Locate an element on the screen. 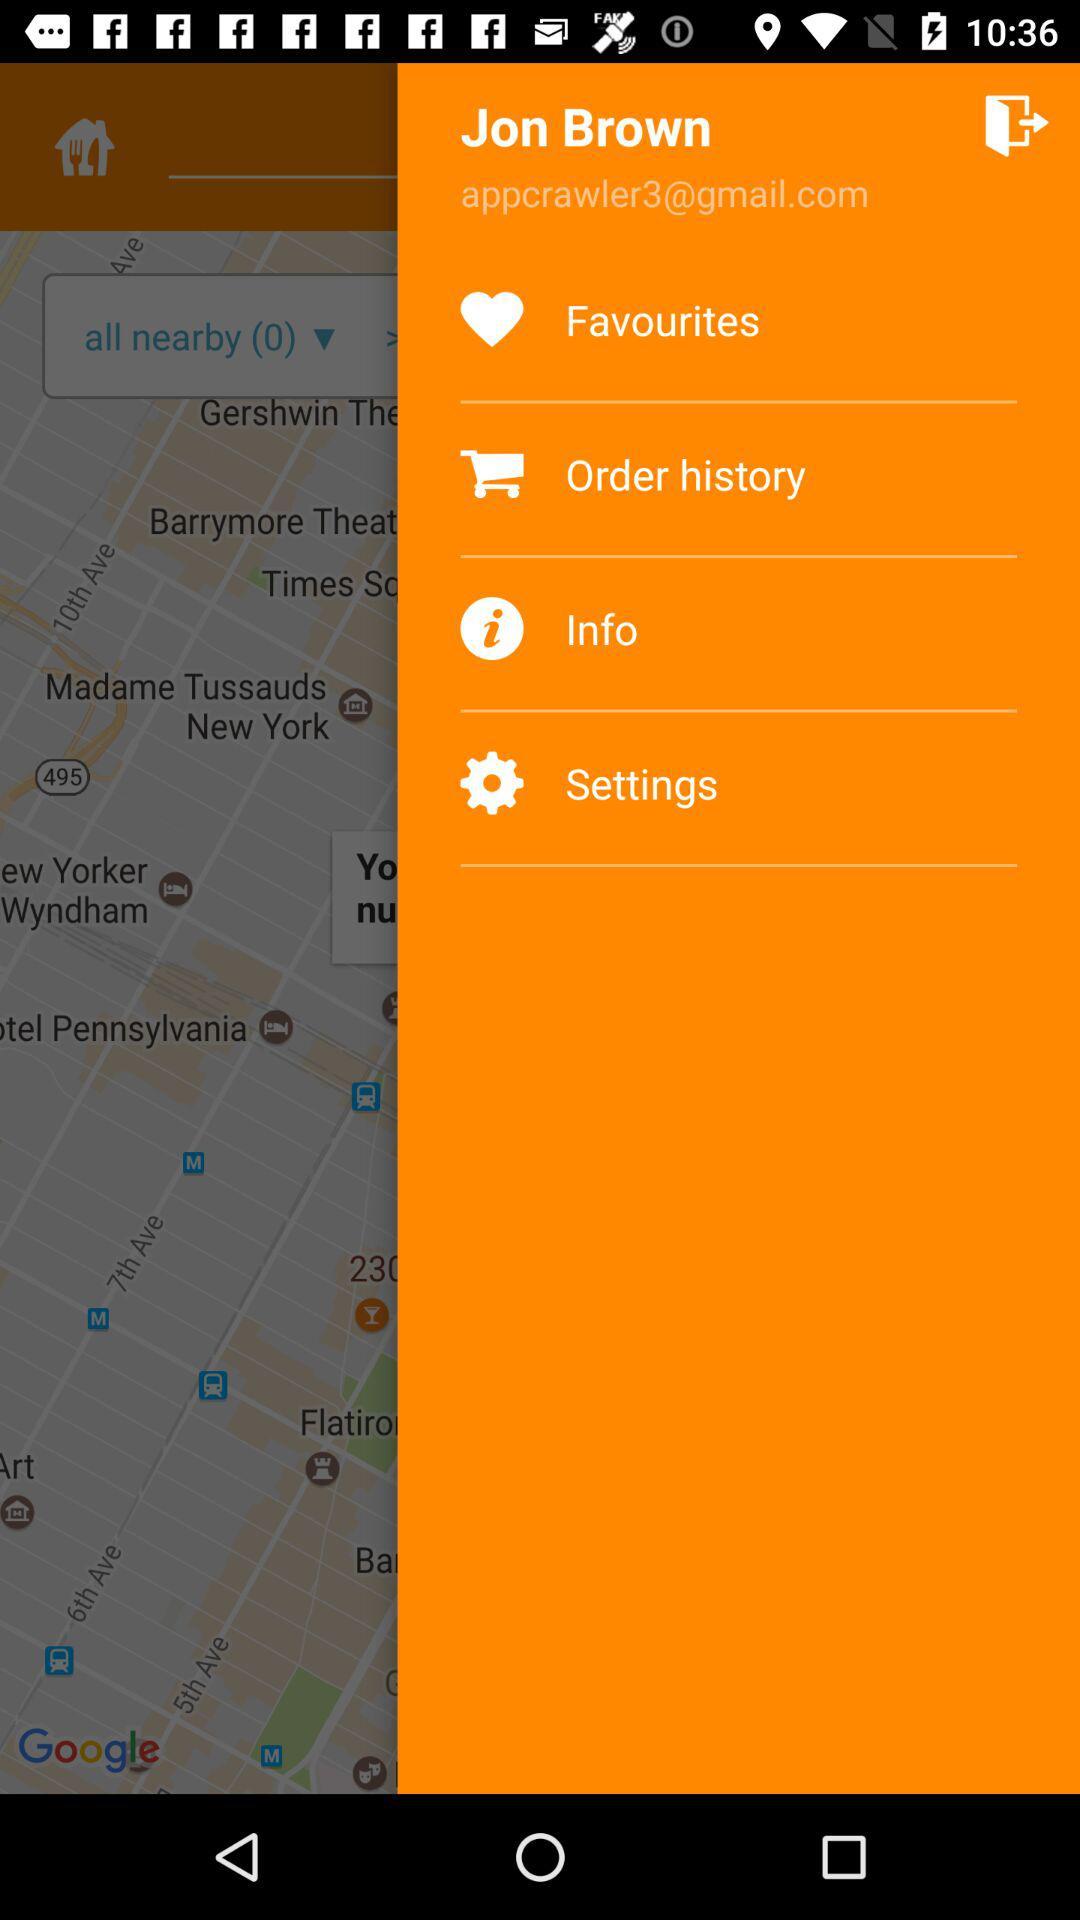 The height and width of the screenshot is (1920, 1080). the add icon is located at coordinates (1005, 146).